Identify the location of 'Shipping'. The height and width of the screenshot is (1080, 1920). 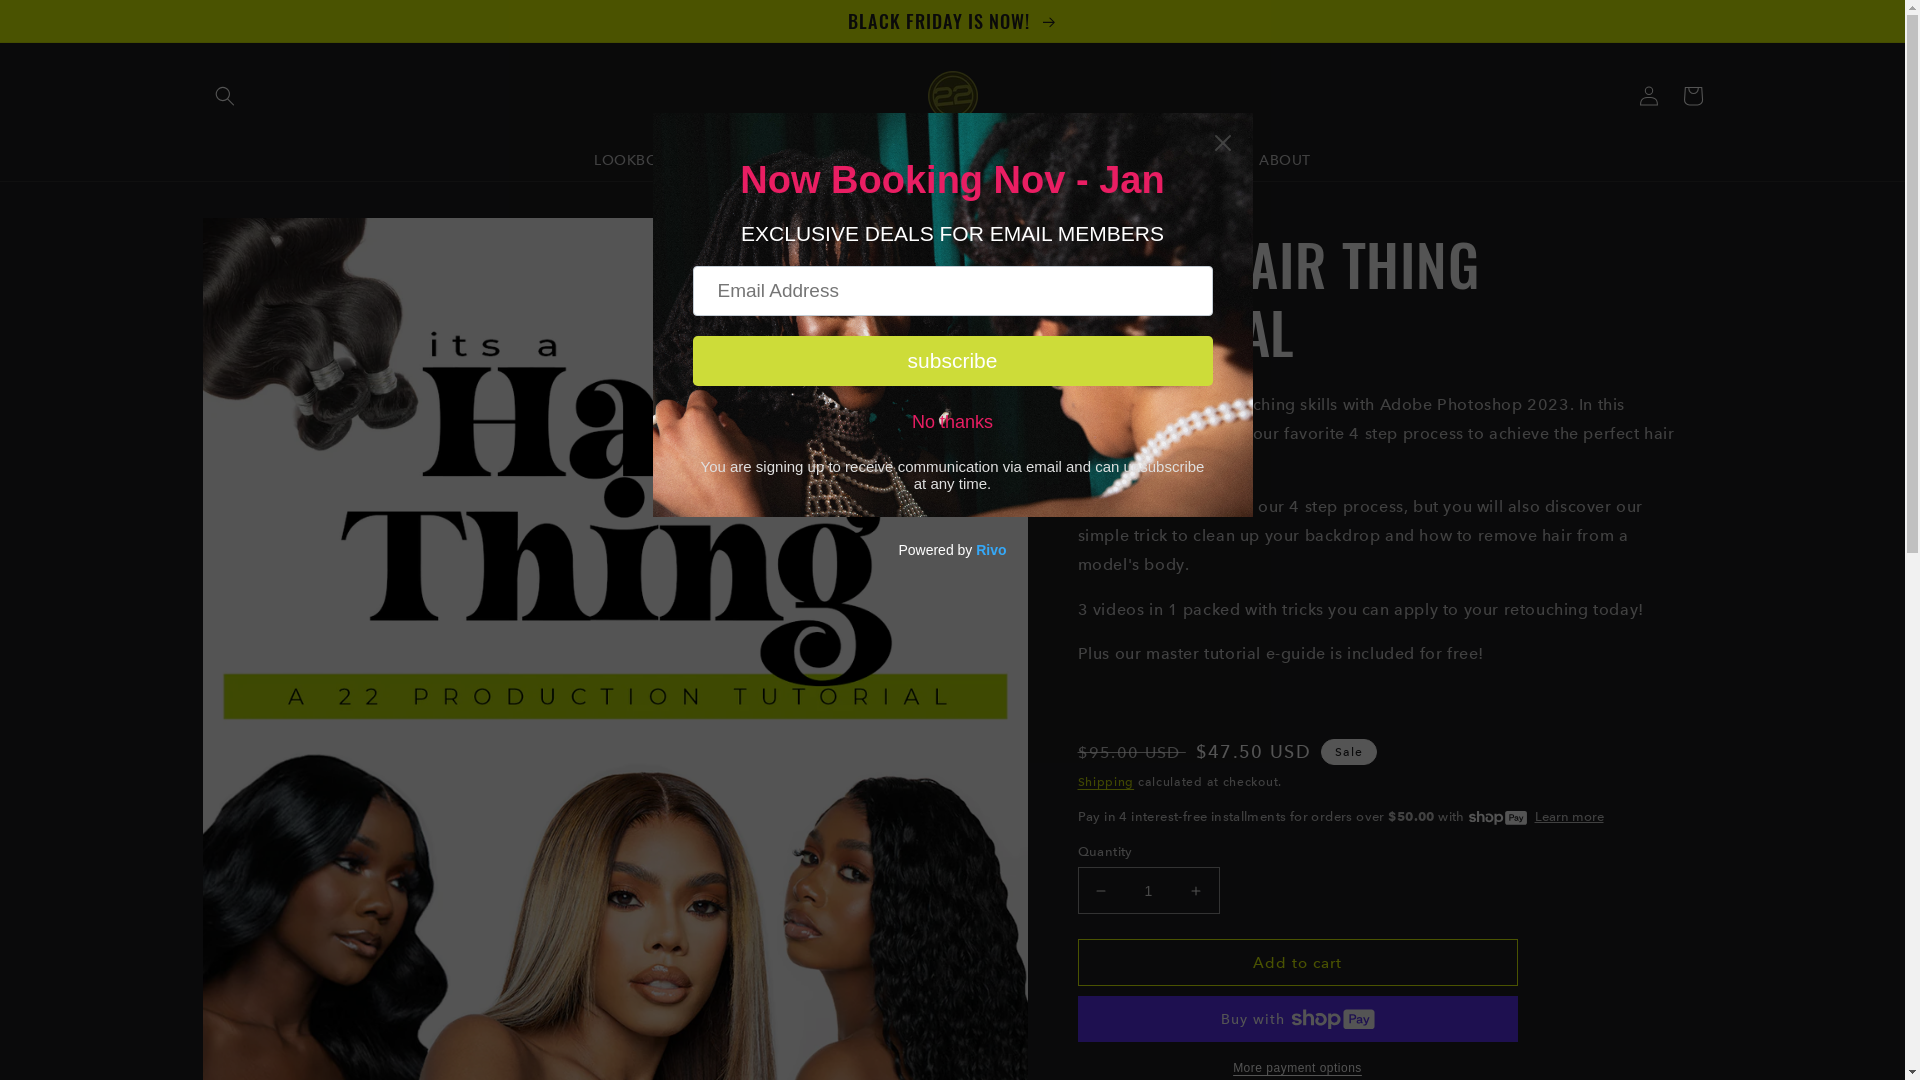
(1105, 781).